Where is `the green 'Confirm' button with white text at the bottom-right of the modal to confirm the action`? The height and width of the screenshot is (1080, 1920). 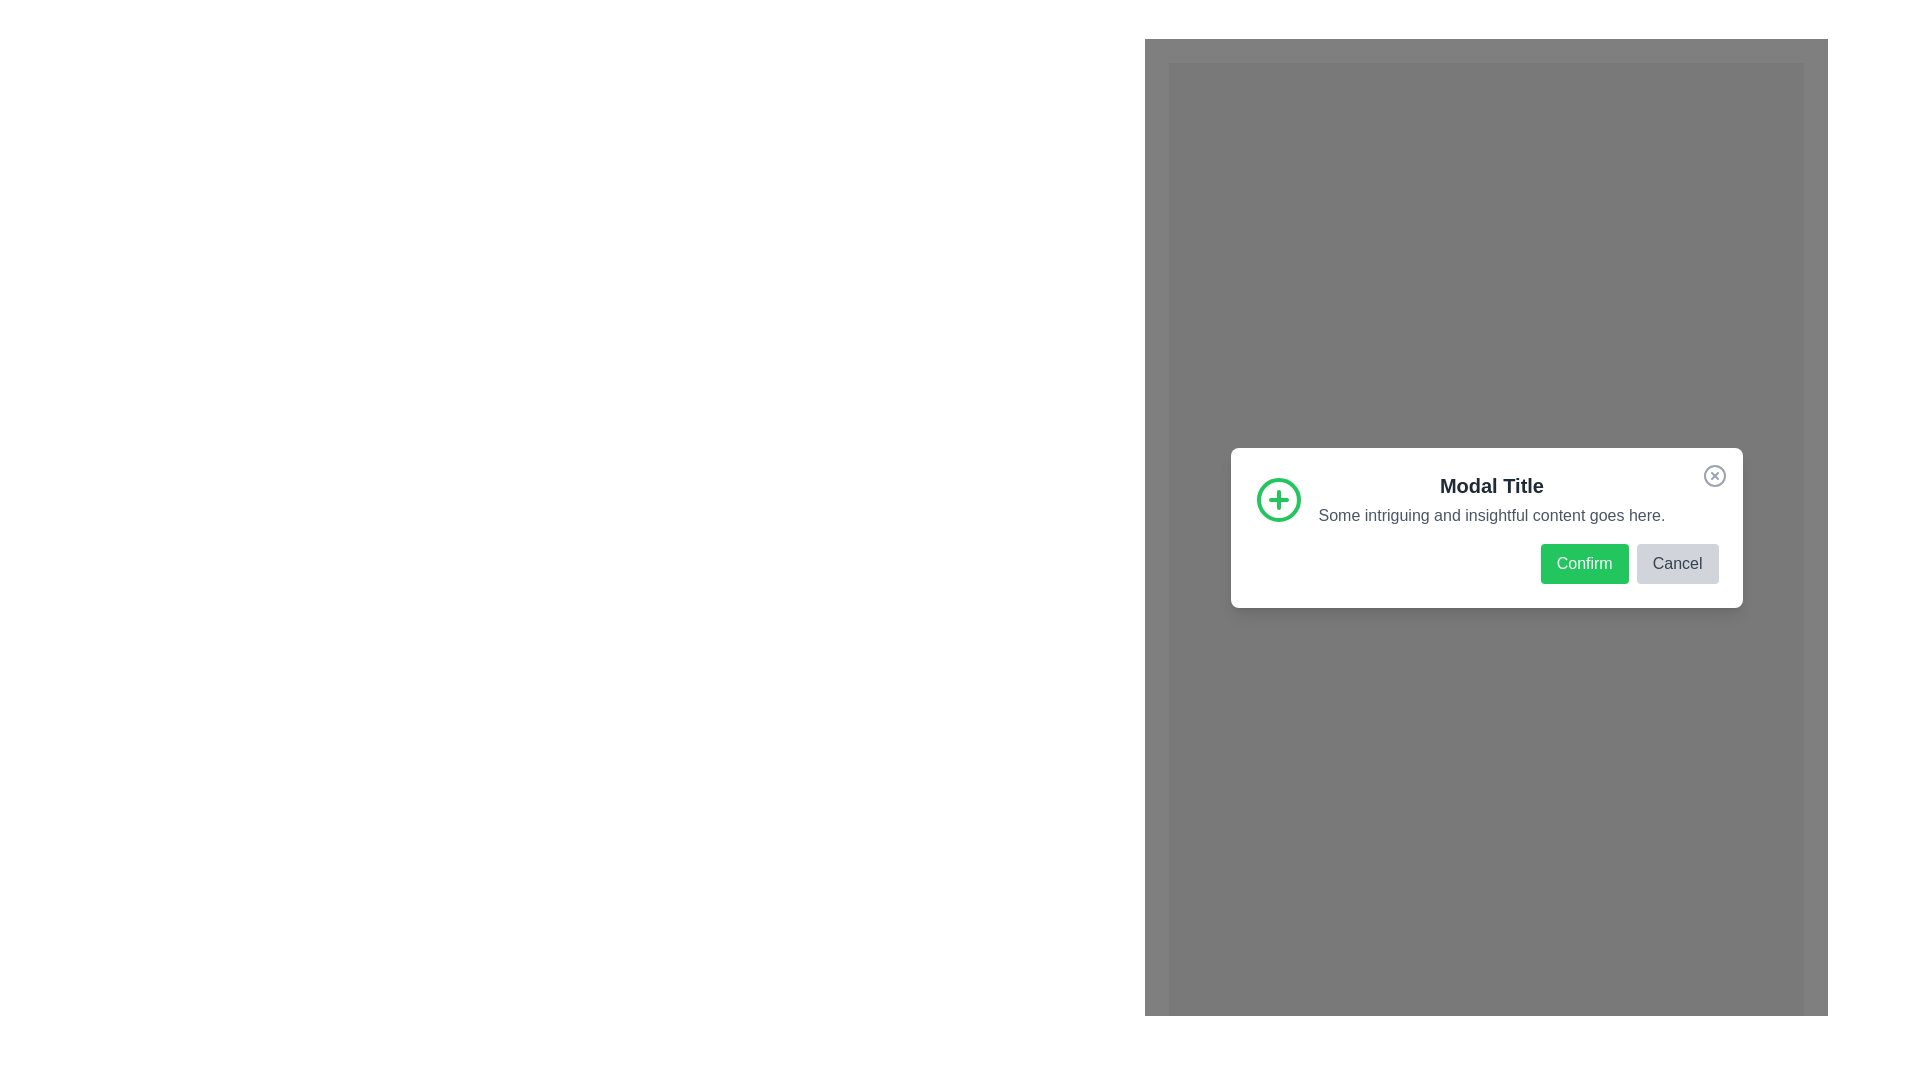 the green 'Confirm' button with white text at the bottom-right of the modal to confirm the action is located at coordinates (1583, 563).